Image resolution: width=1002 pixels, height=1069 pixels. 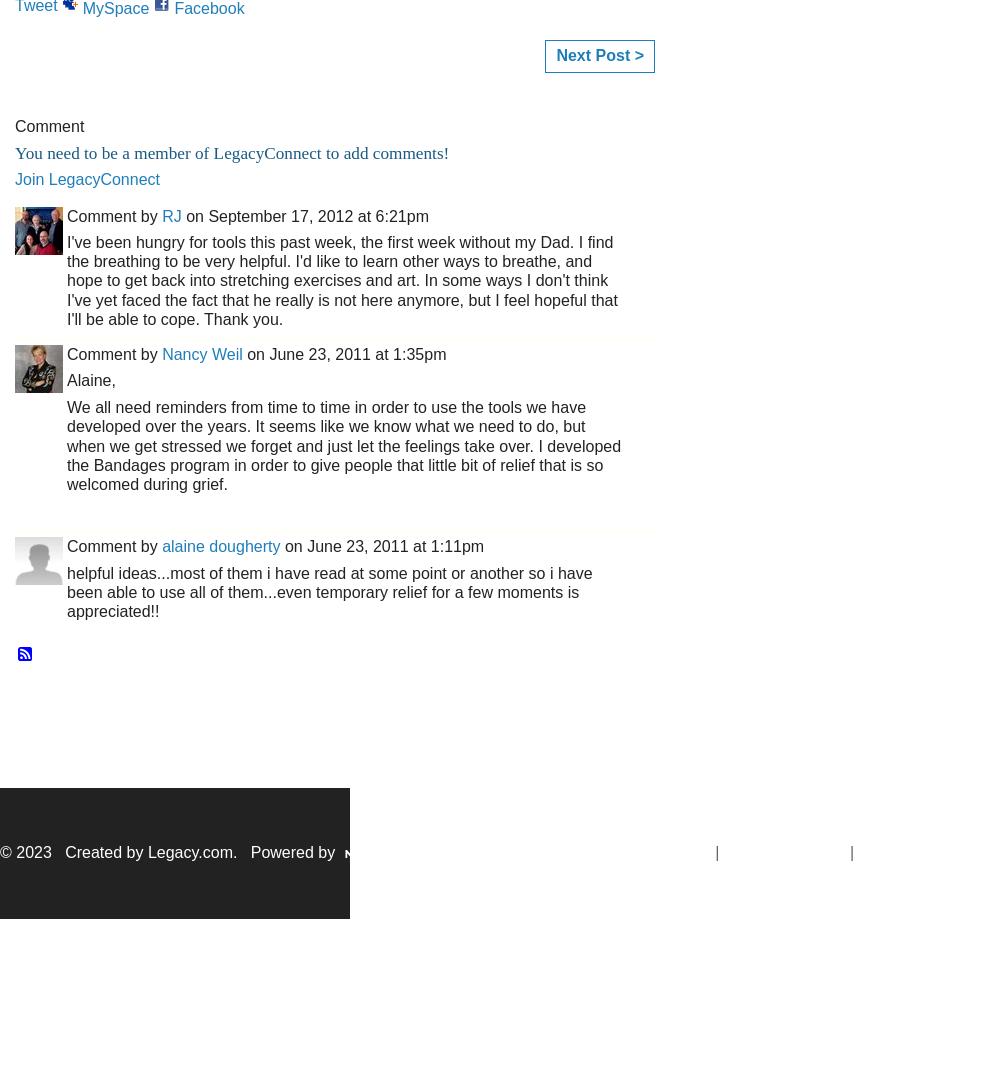 I want to click on 'Comment', so click(x=49, y=125).